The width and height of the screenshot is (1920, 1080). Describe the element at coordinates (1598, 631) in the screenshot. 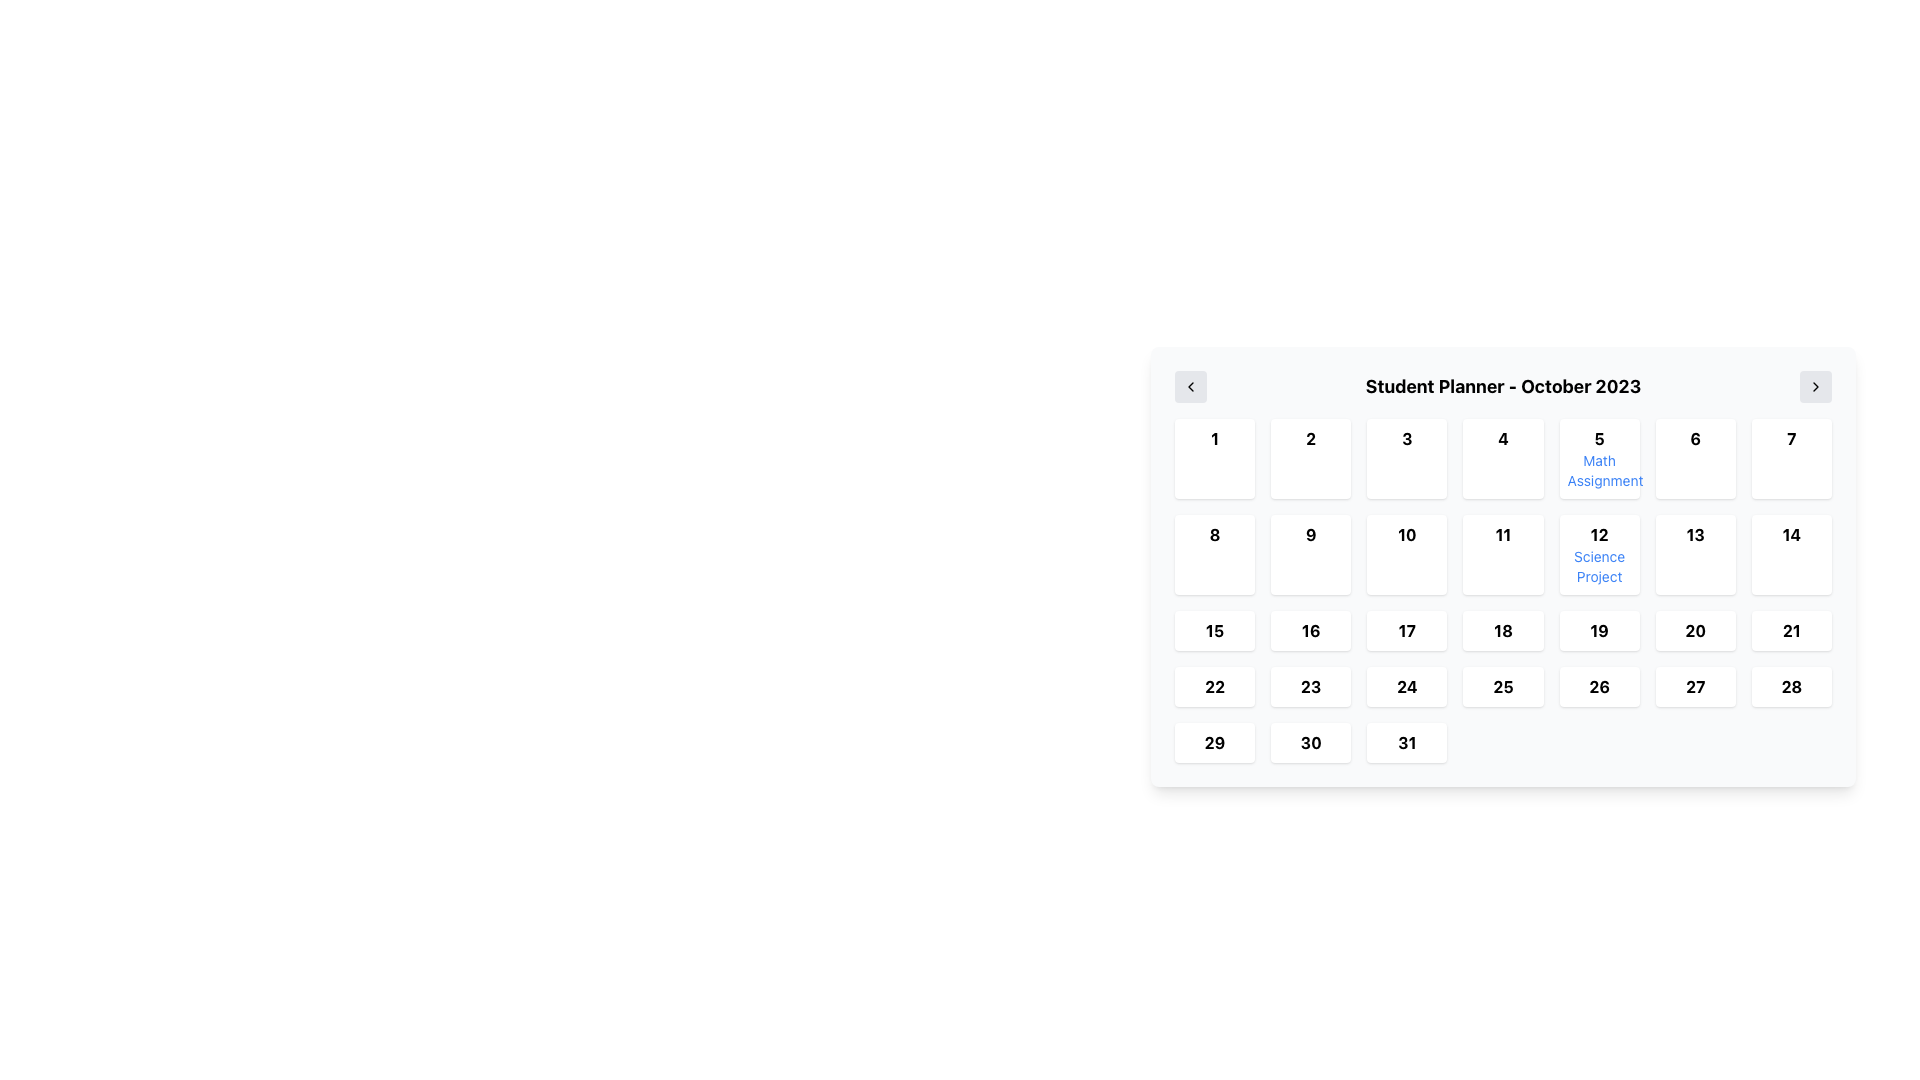

I see `the bold black number '19' displayed` at that location.